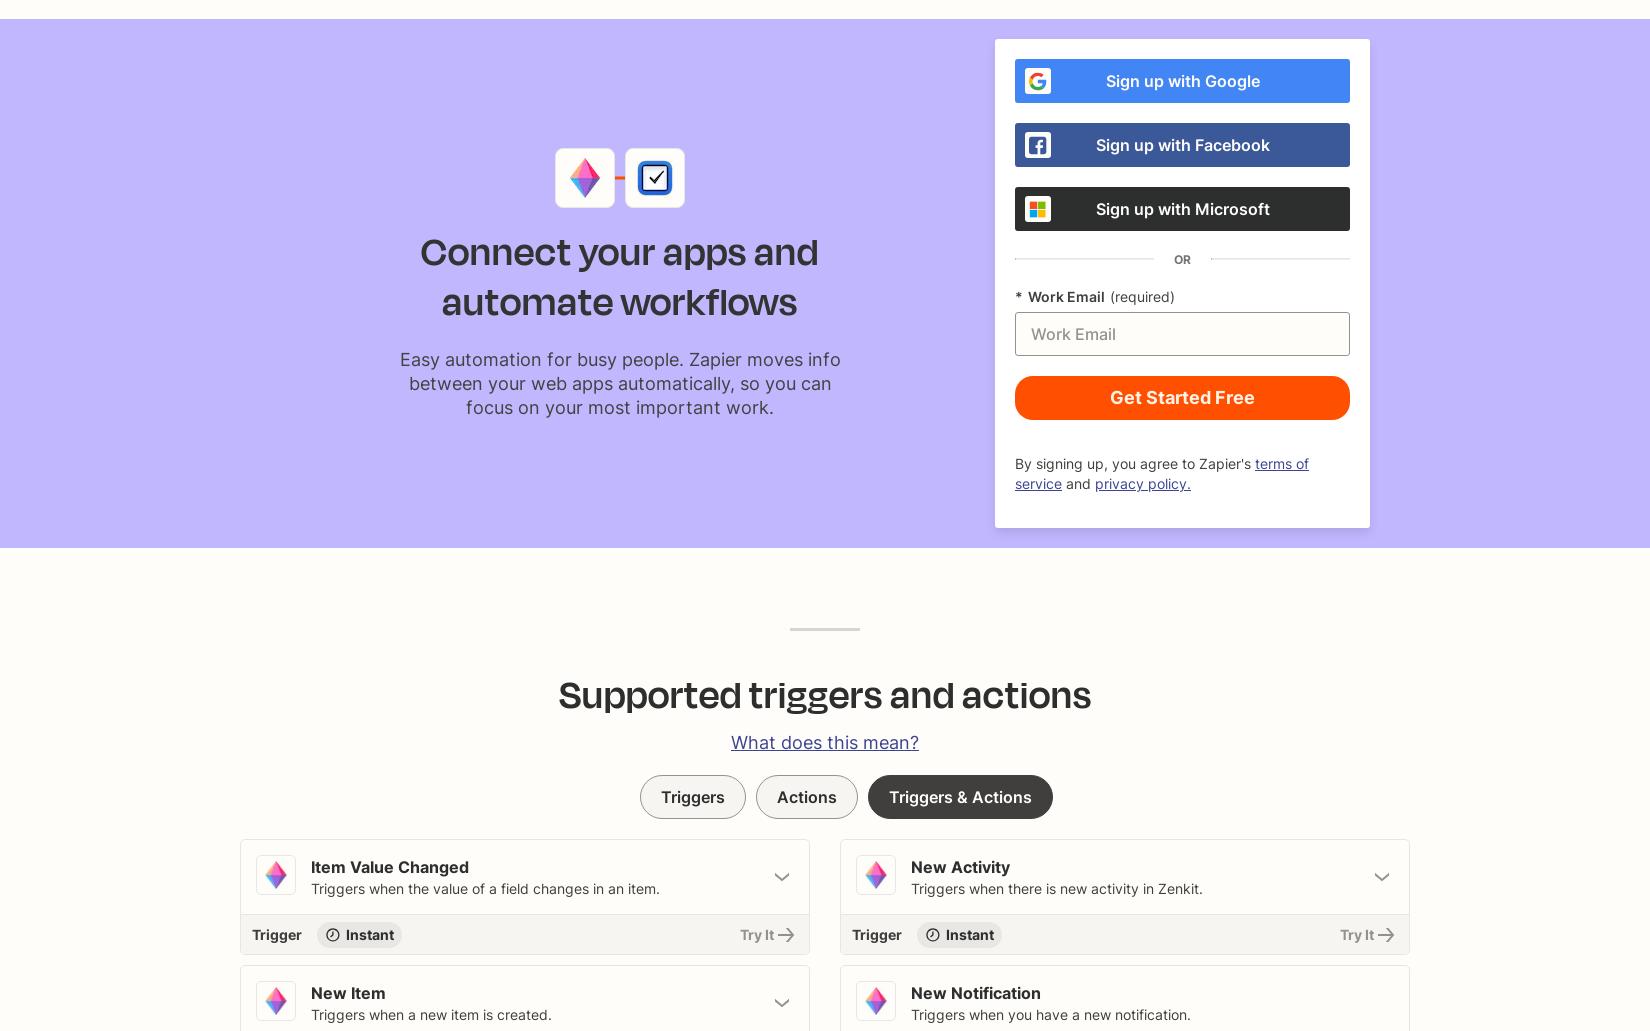 The image size is (1650, 1031). Describe the element at coordinates (1105, 81) in the screenshot. I see `'Sign up with Google'` at that location.